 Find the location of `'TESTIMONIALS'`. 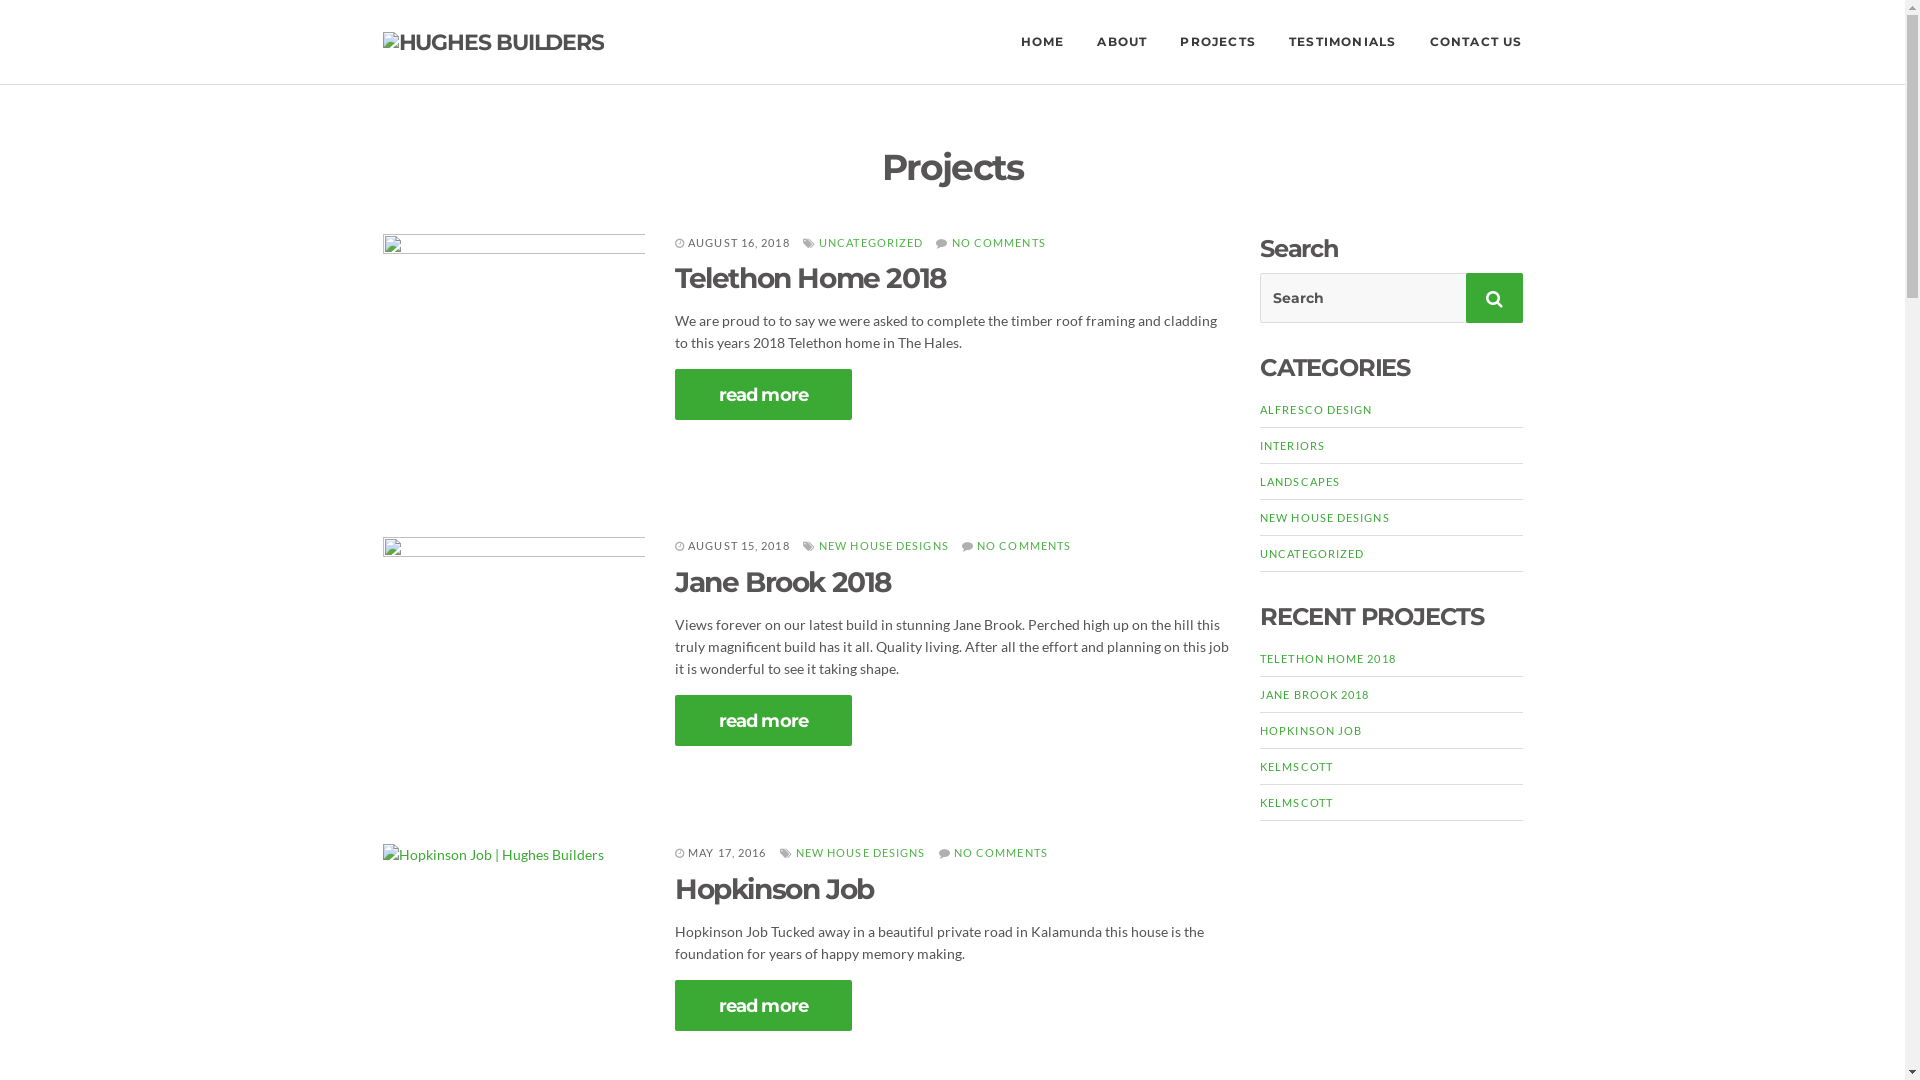

'TESTIMONIALS' is located at coordinates (1342, 43).